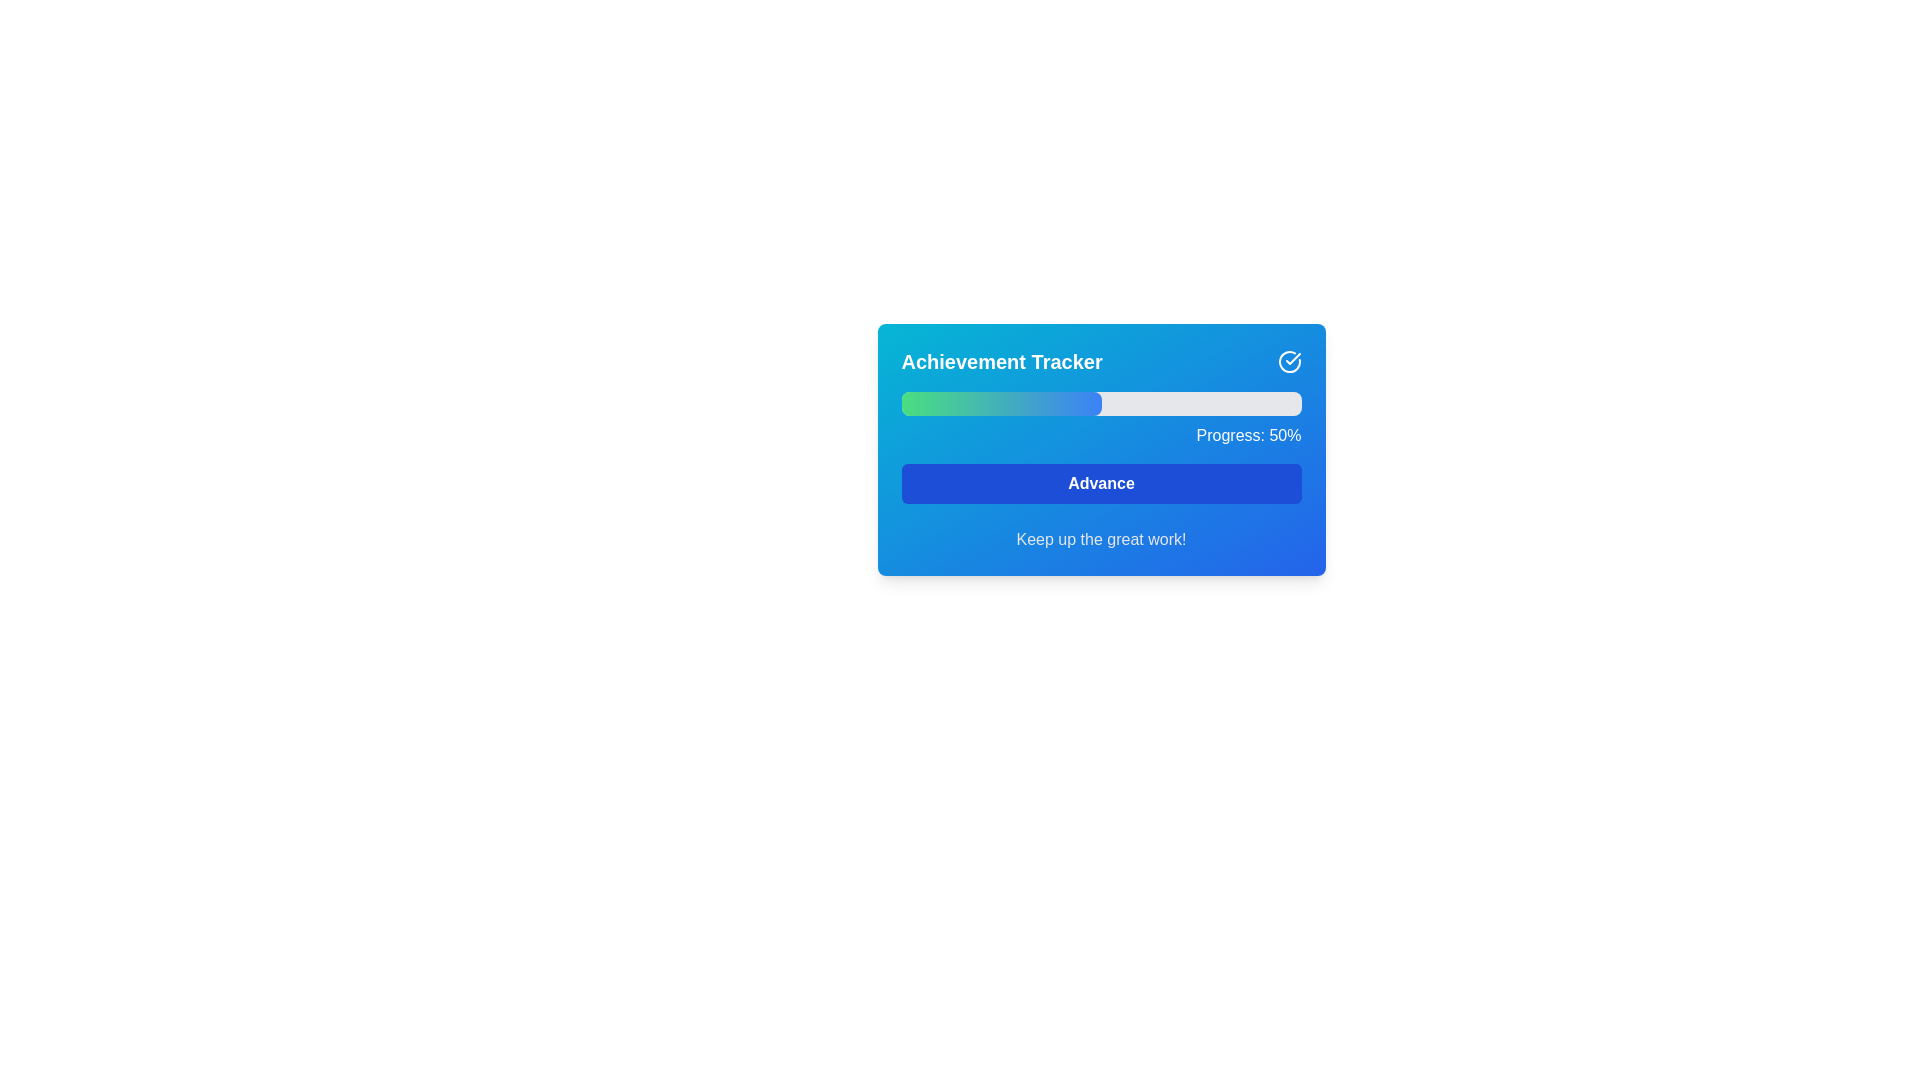 This screenshot has width=1920, height=1080. Describe the element at coordinates (1100, 540) in the screenshot. I see `motivational text displayed in the text component with a light blue background that says 'Keep up the great work!', located at the bottom of the 'Achievement Tracker' card` at that location.